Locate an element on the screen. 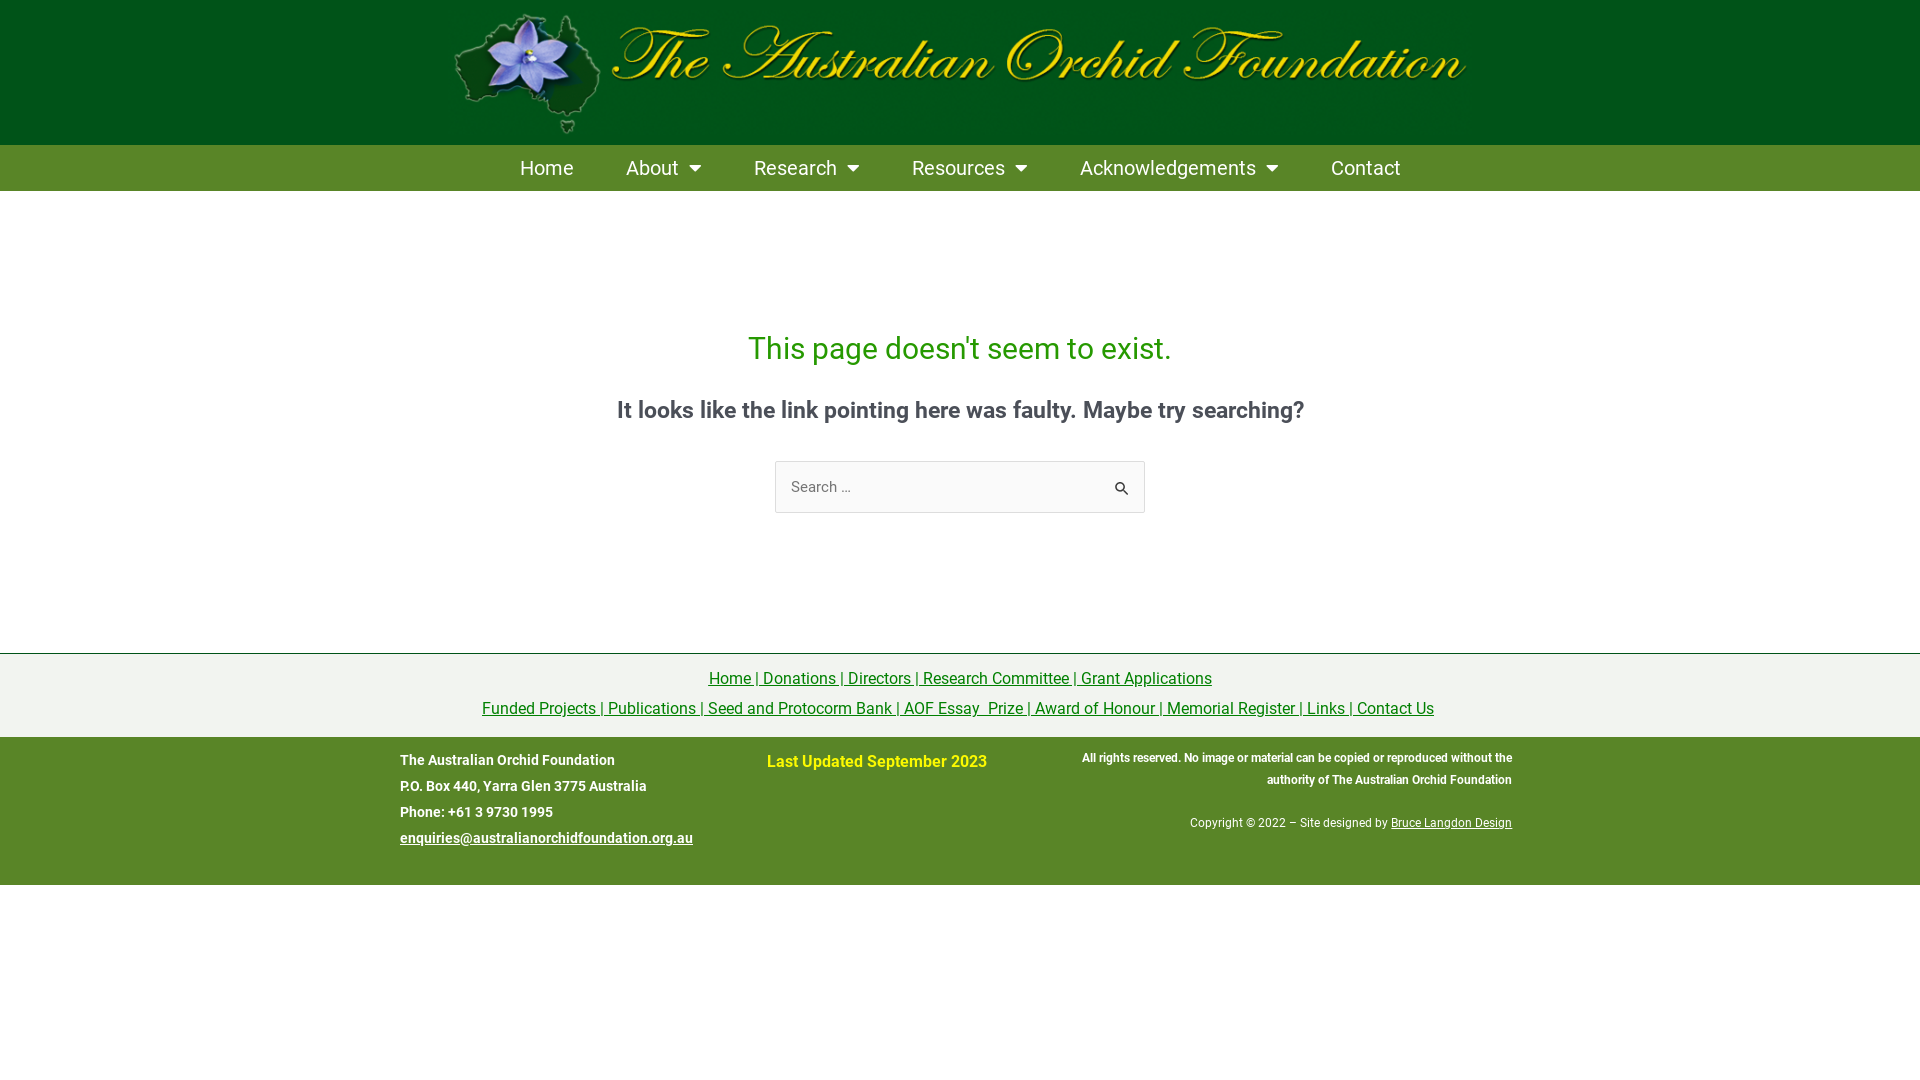  'Donations' is located at coordinates (797, 677).